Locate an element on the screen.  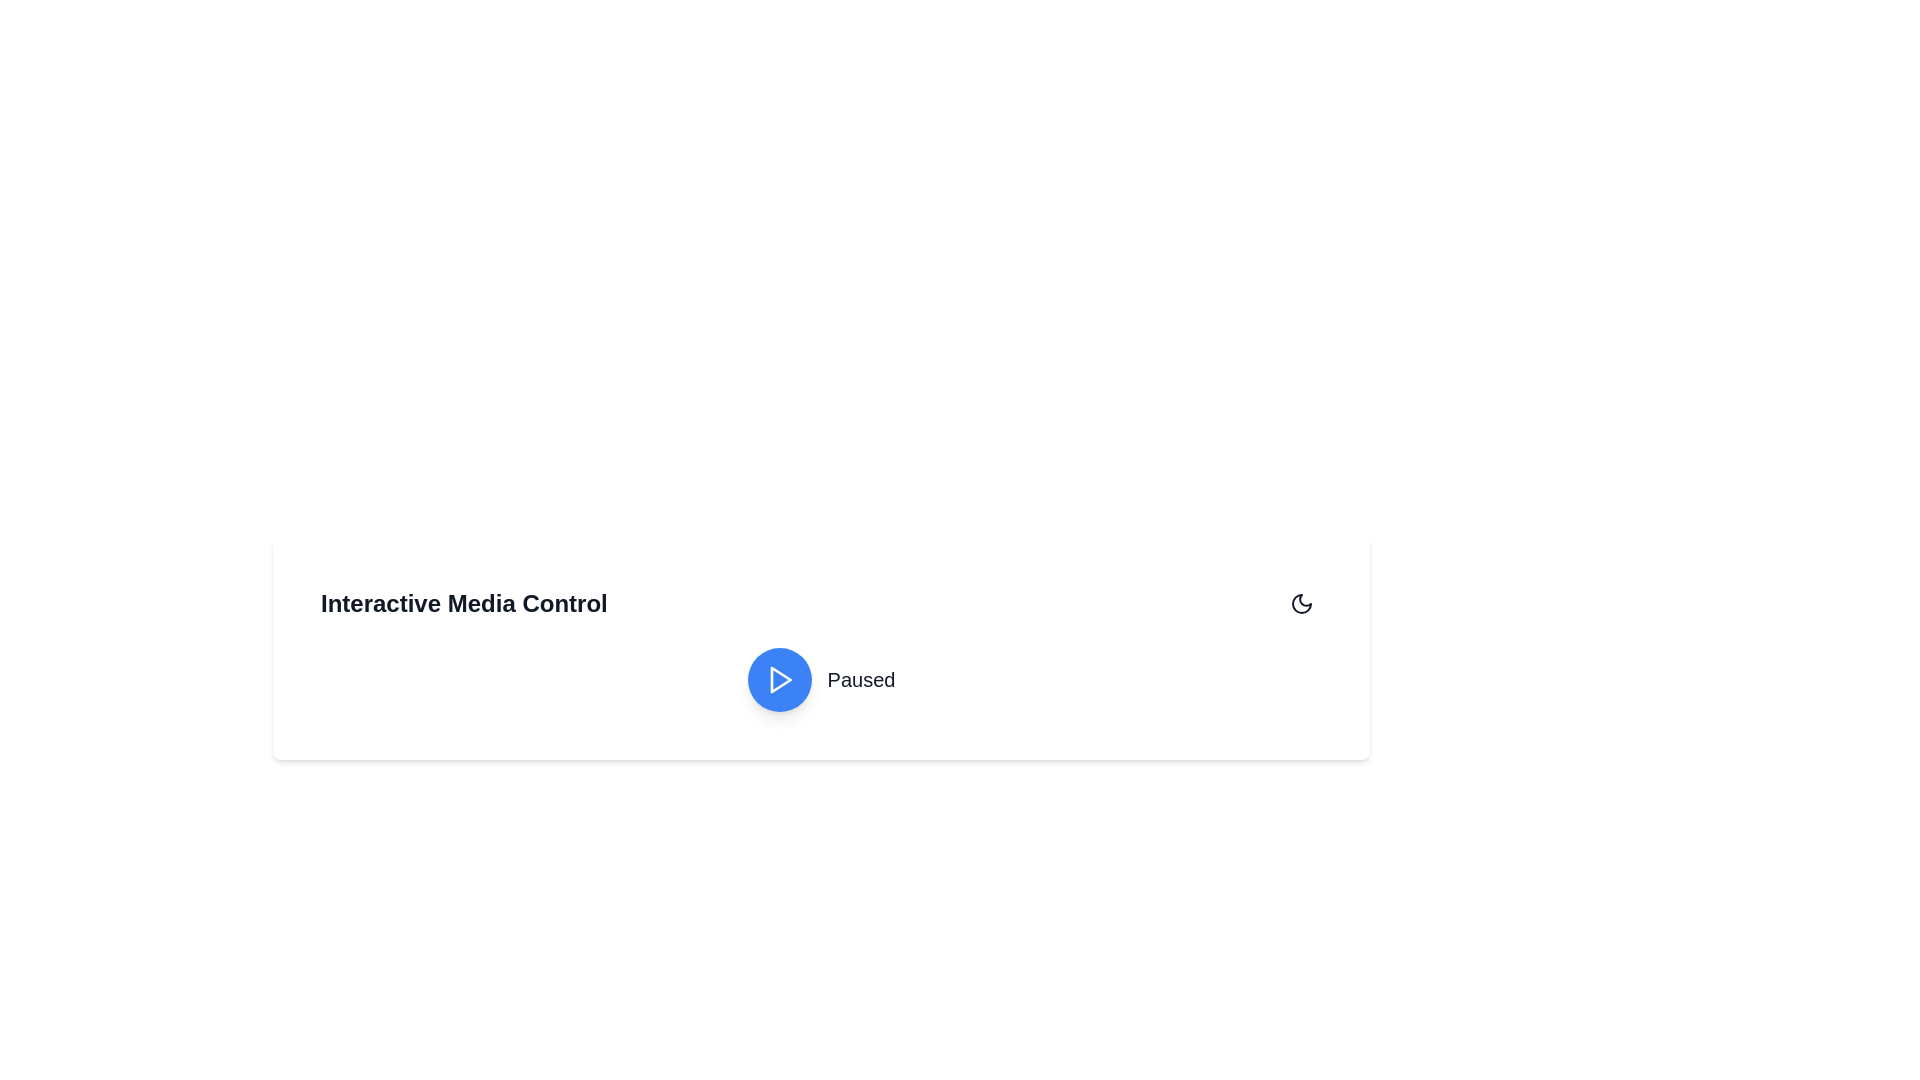
the night mode toggle icon located in the top-right corner of the interactive media card is located at coordinates (1301, 603).